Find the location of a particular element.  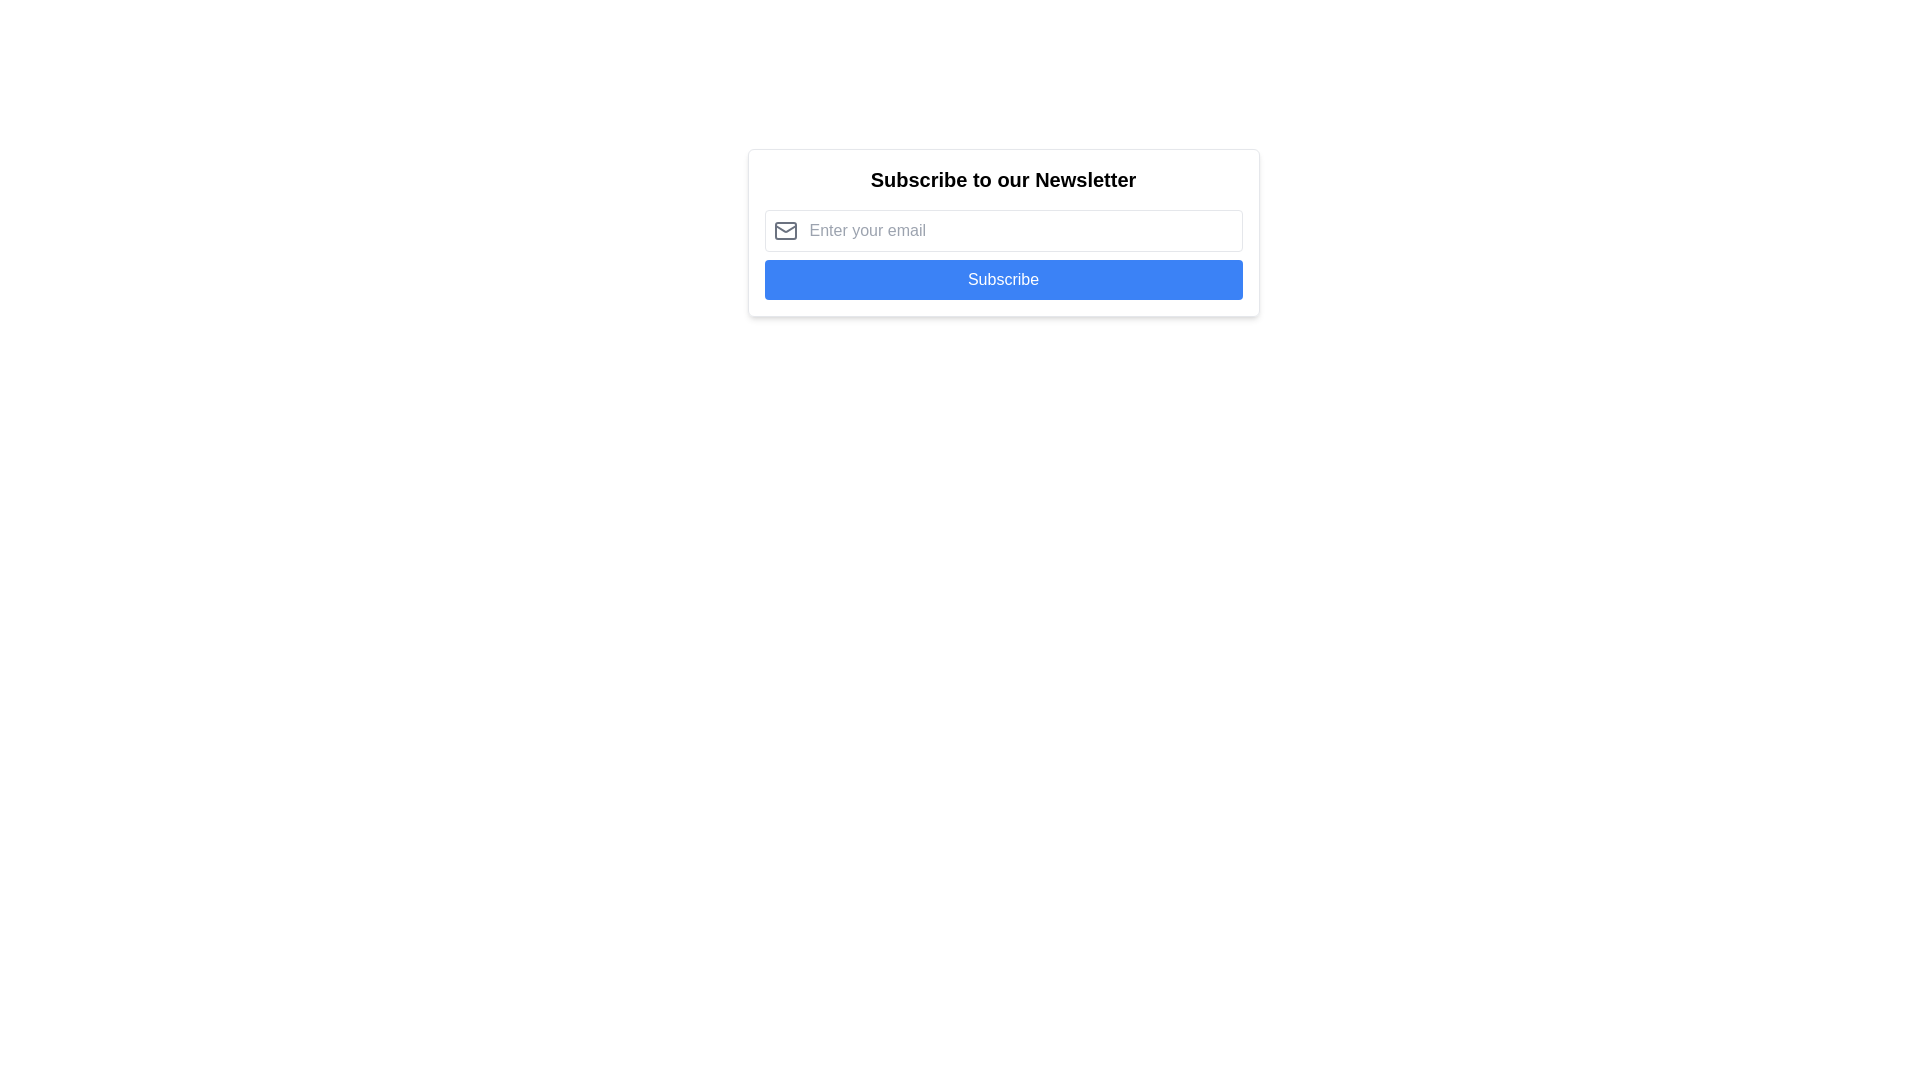

the text label displaying 'Subscribe to our Newsletter', which is a prominent heading above the input field and button is located at coordinates (1003, 180).